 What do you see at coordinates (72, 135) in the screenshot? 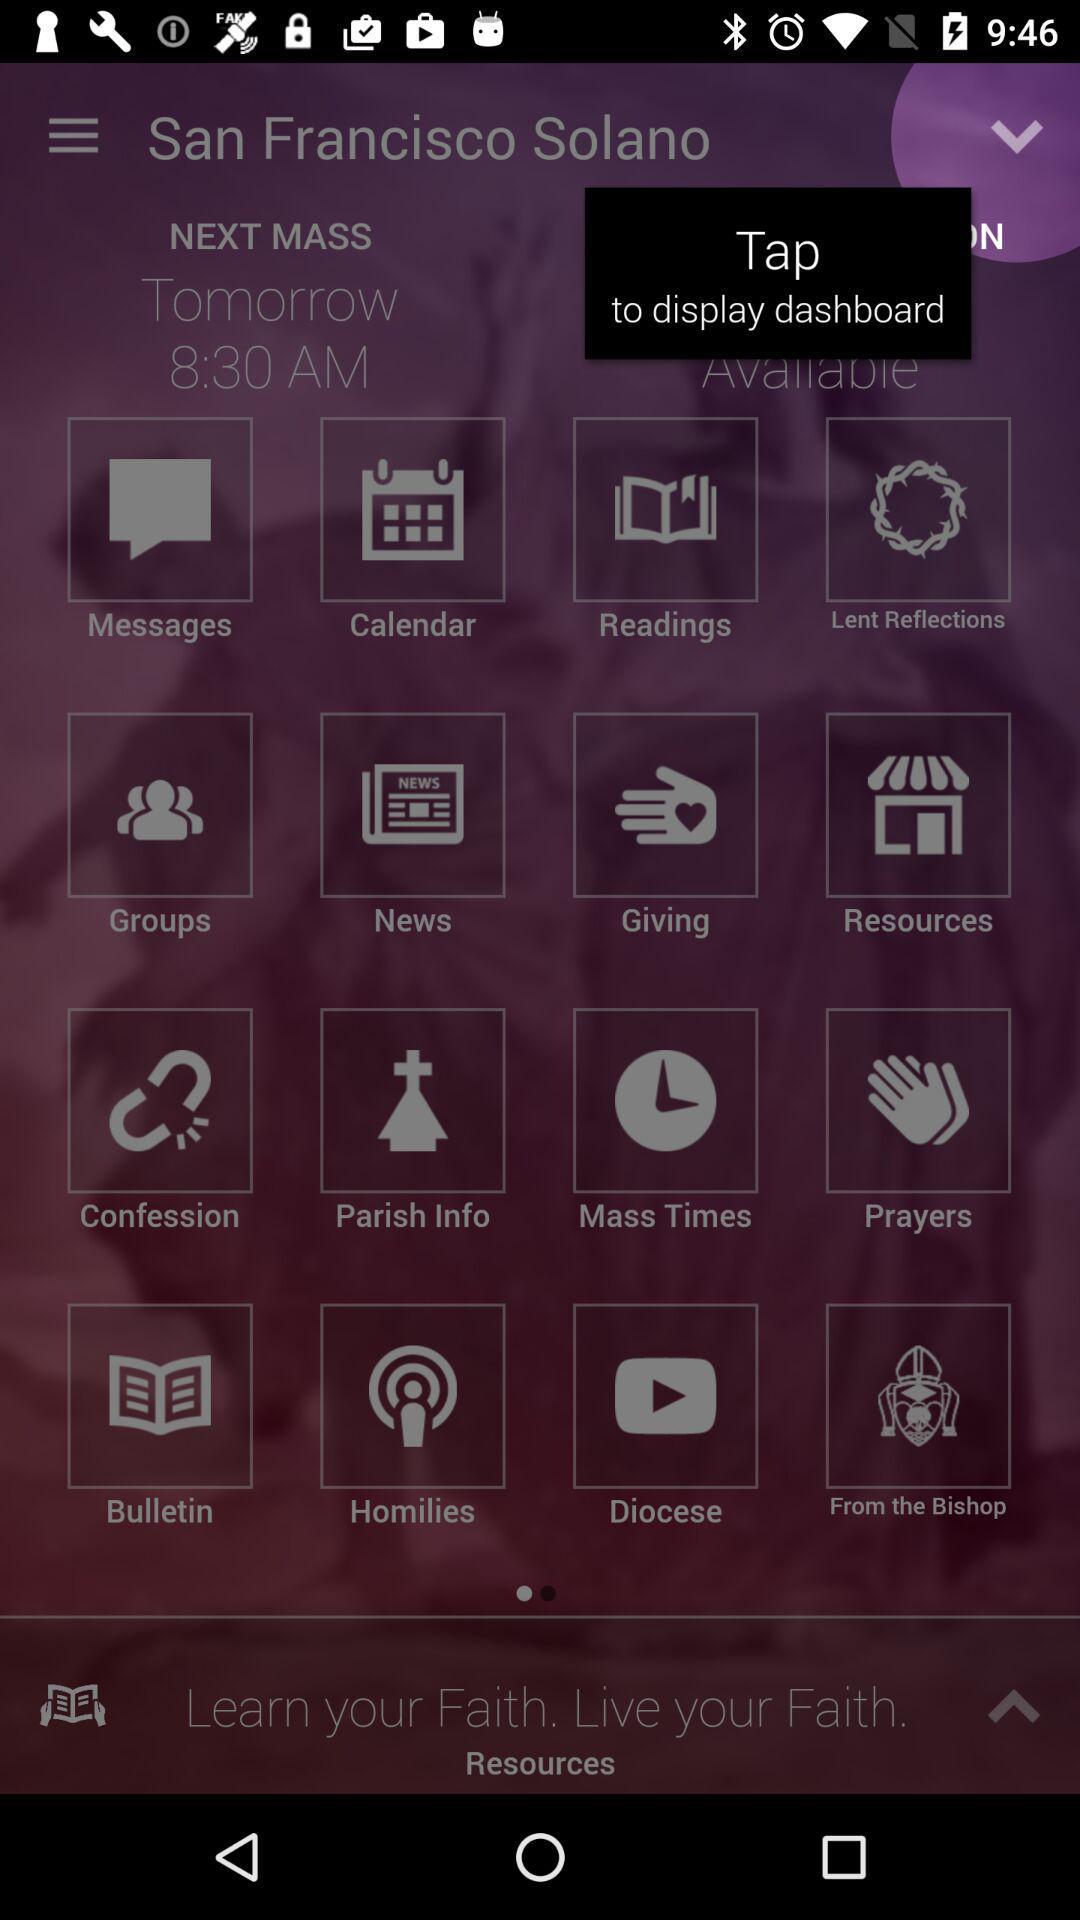
I see `icon next to the san francisco solano item` at bounding box center [72, 135].